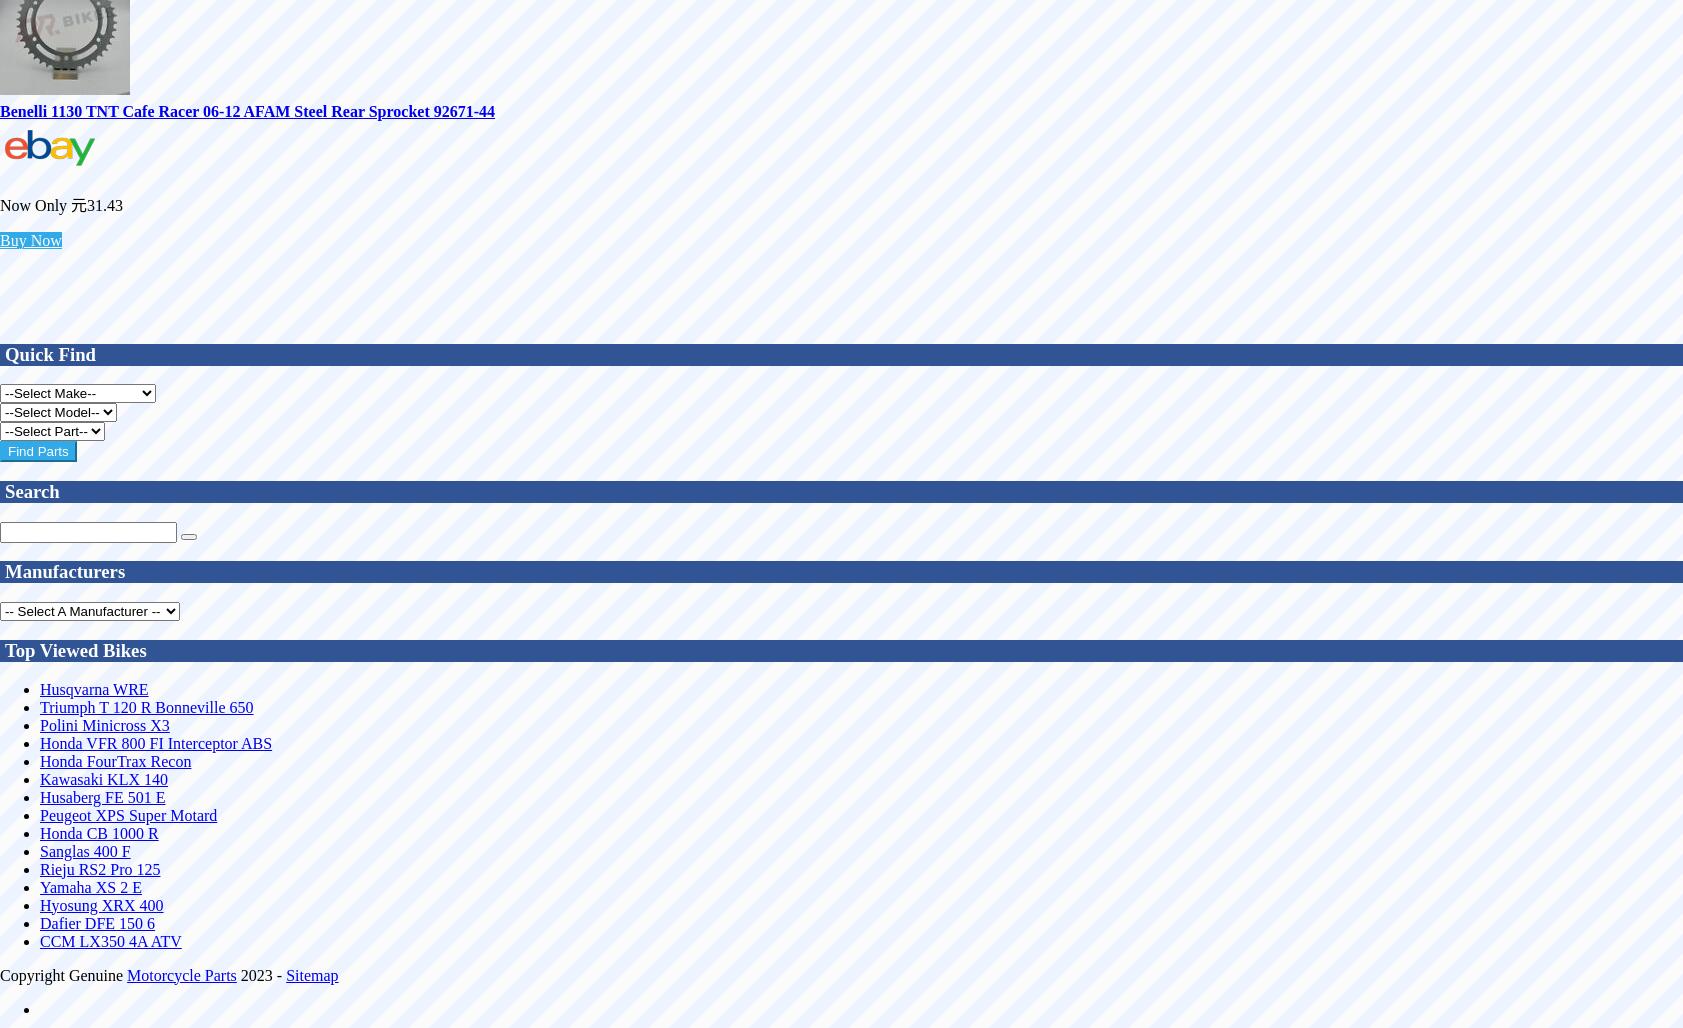  I want to click on 'Kawasaki KLX 140', so click(39, 778).